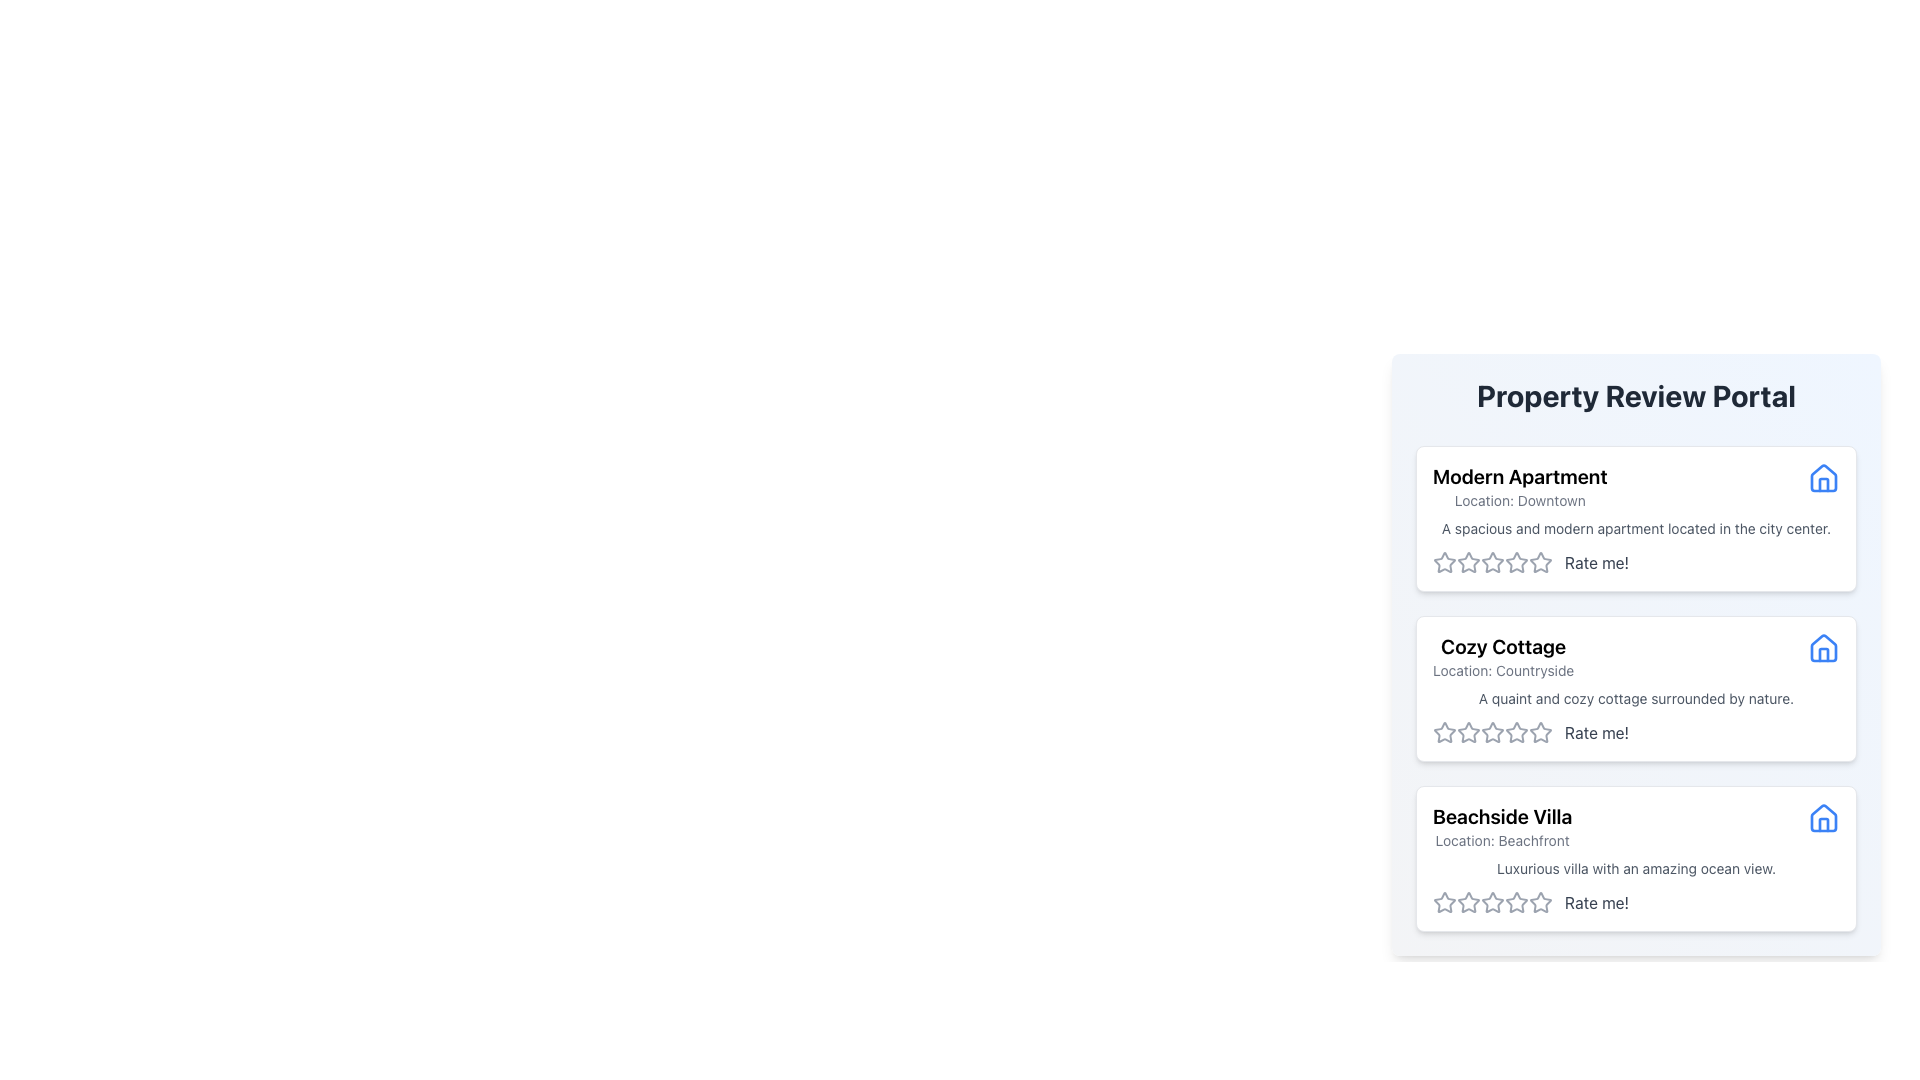  Describe the element at coordinates (1503, 647) in the screenshot. I see `the text label that serves as the title 'Cozy Cottage' in the property listing within the 'Property Review Portal'` at that location.